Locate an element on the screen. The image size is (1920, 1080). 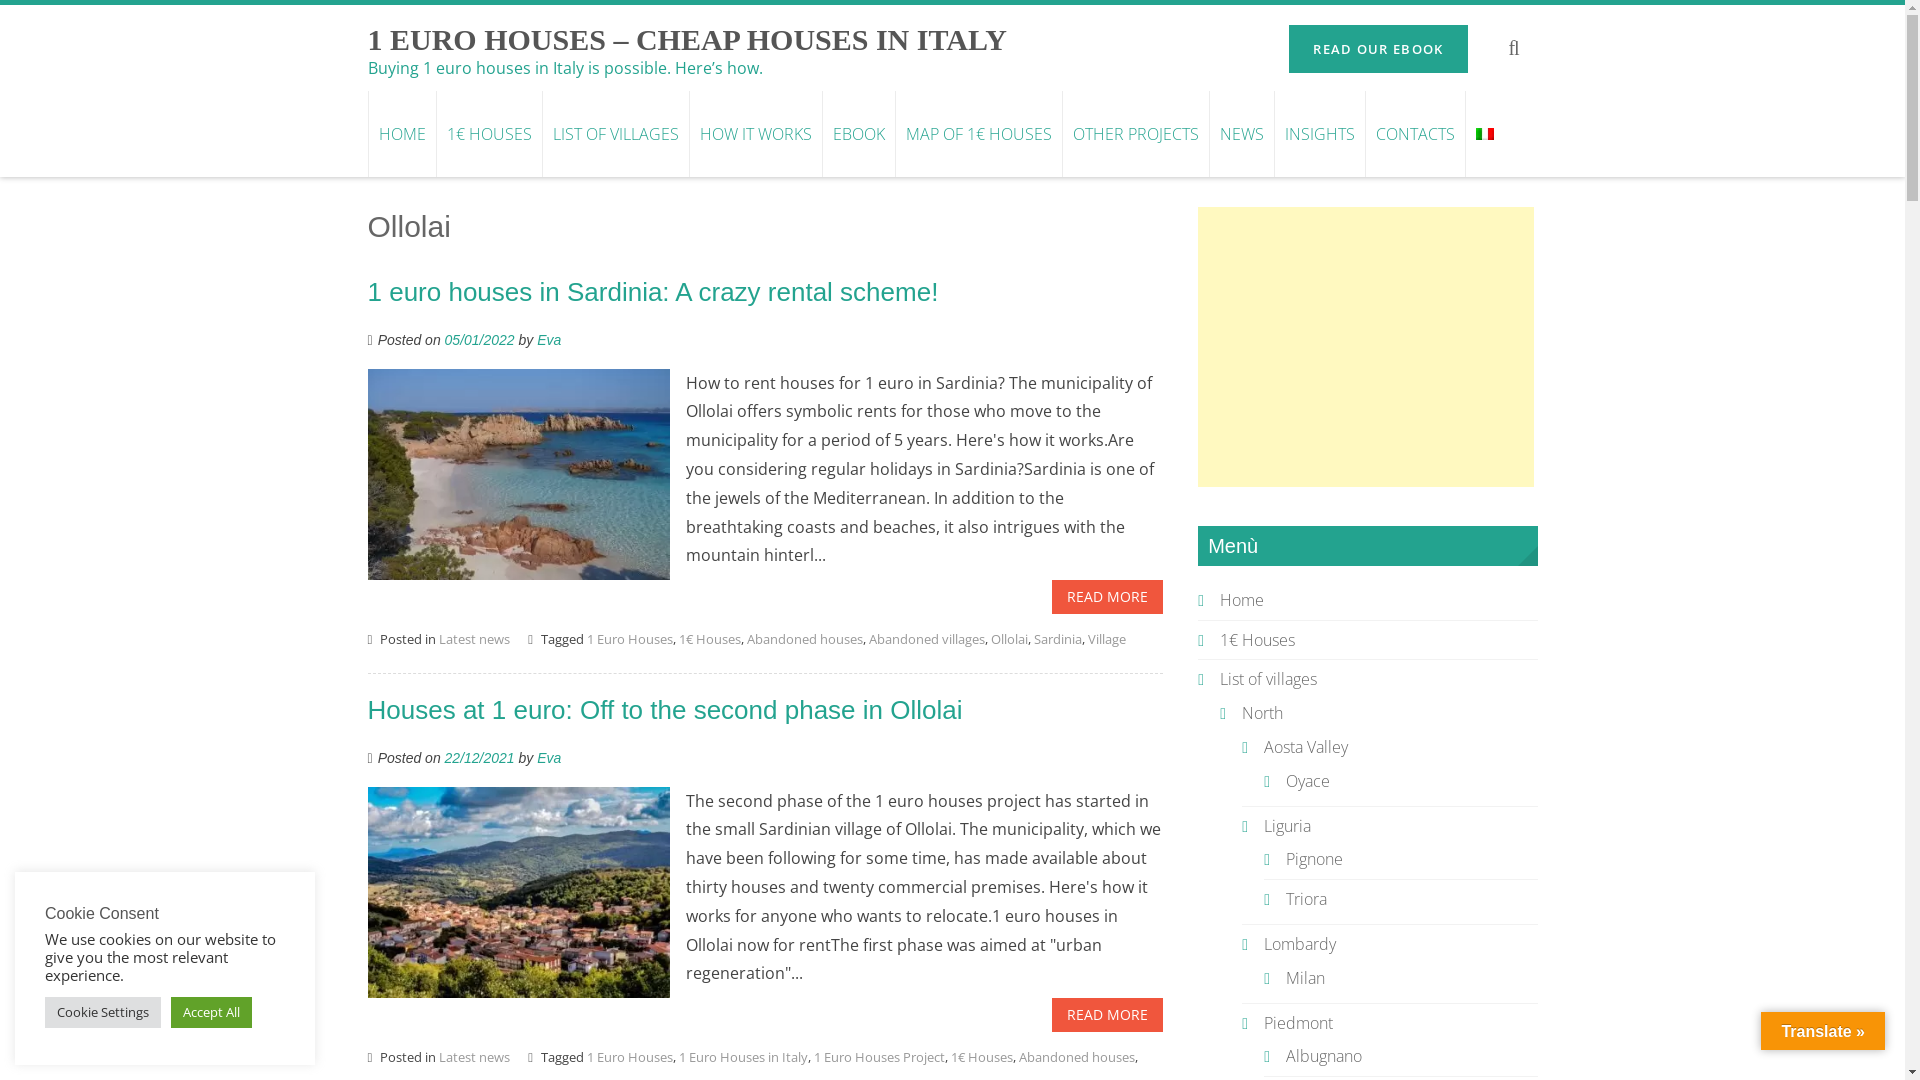
'OTHER PROJECTS' is located at coordinates (1060, 134).